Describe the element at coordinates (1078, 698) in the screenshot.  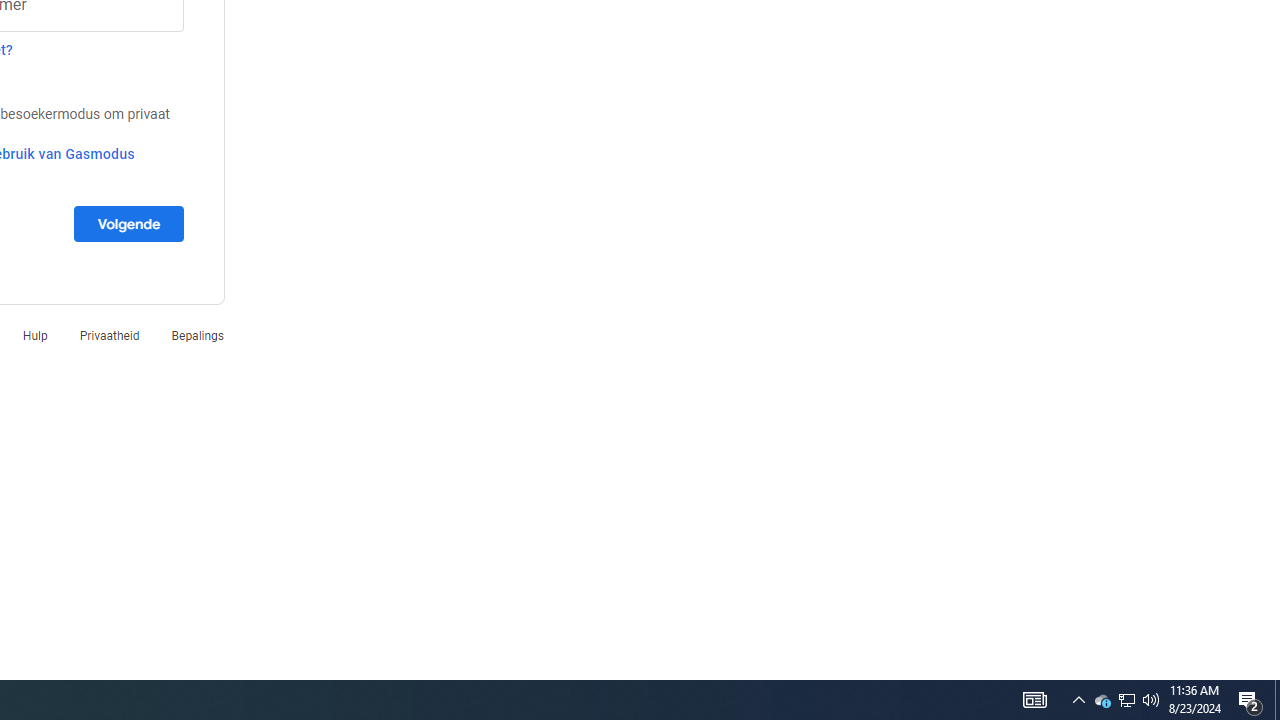
I see `'Notification Chevron'` at that location.